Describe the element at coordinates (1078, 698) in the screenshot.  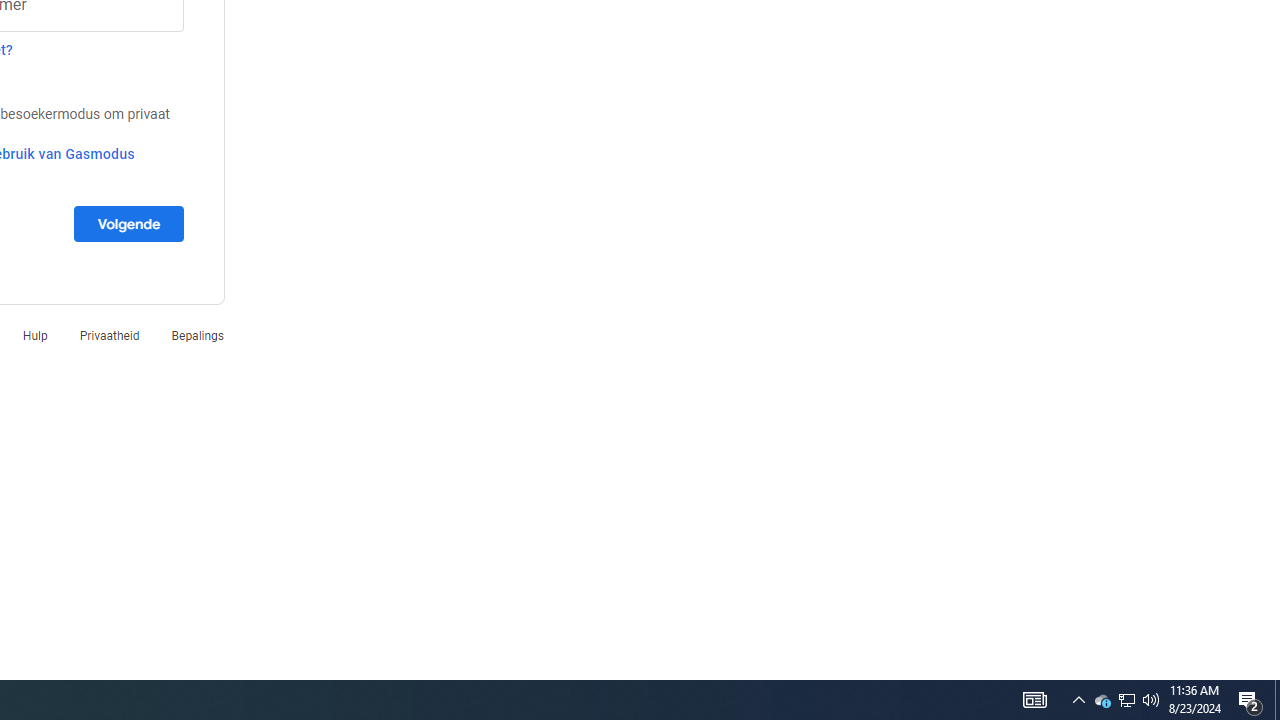
I see `'Notification Chevron'` at that location.